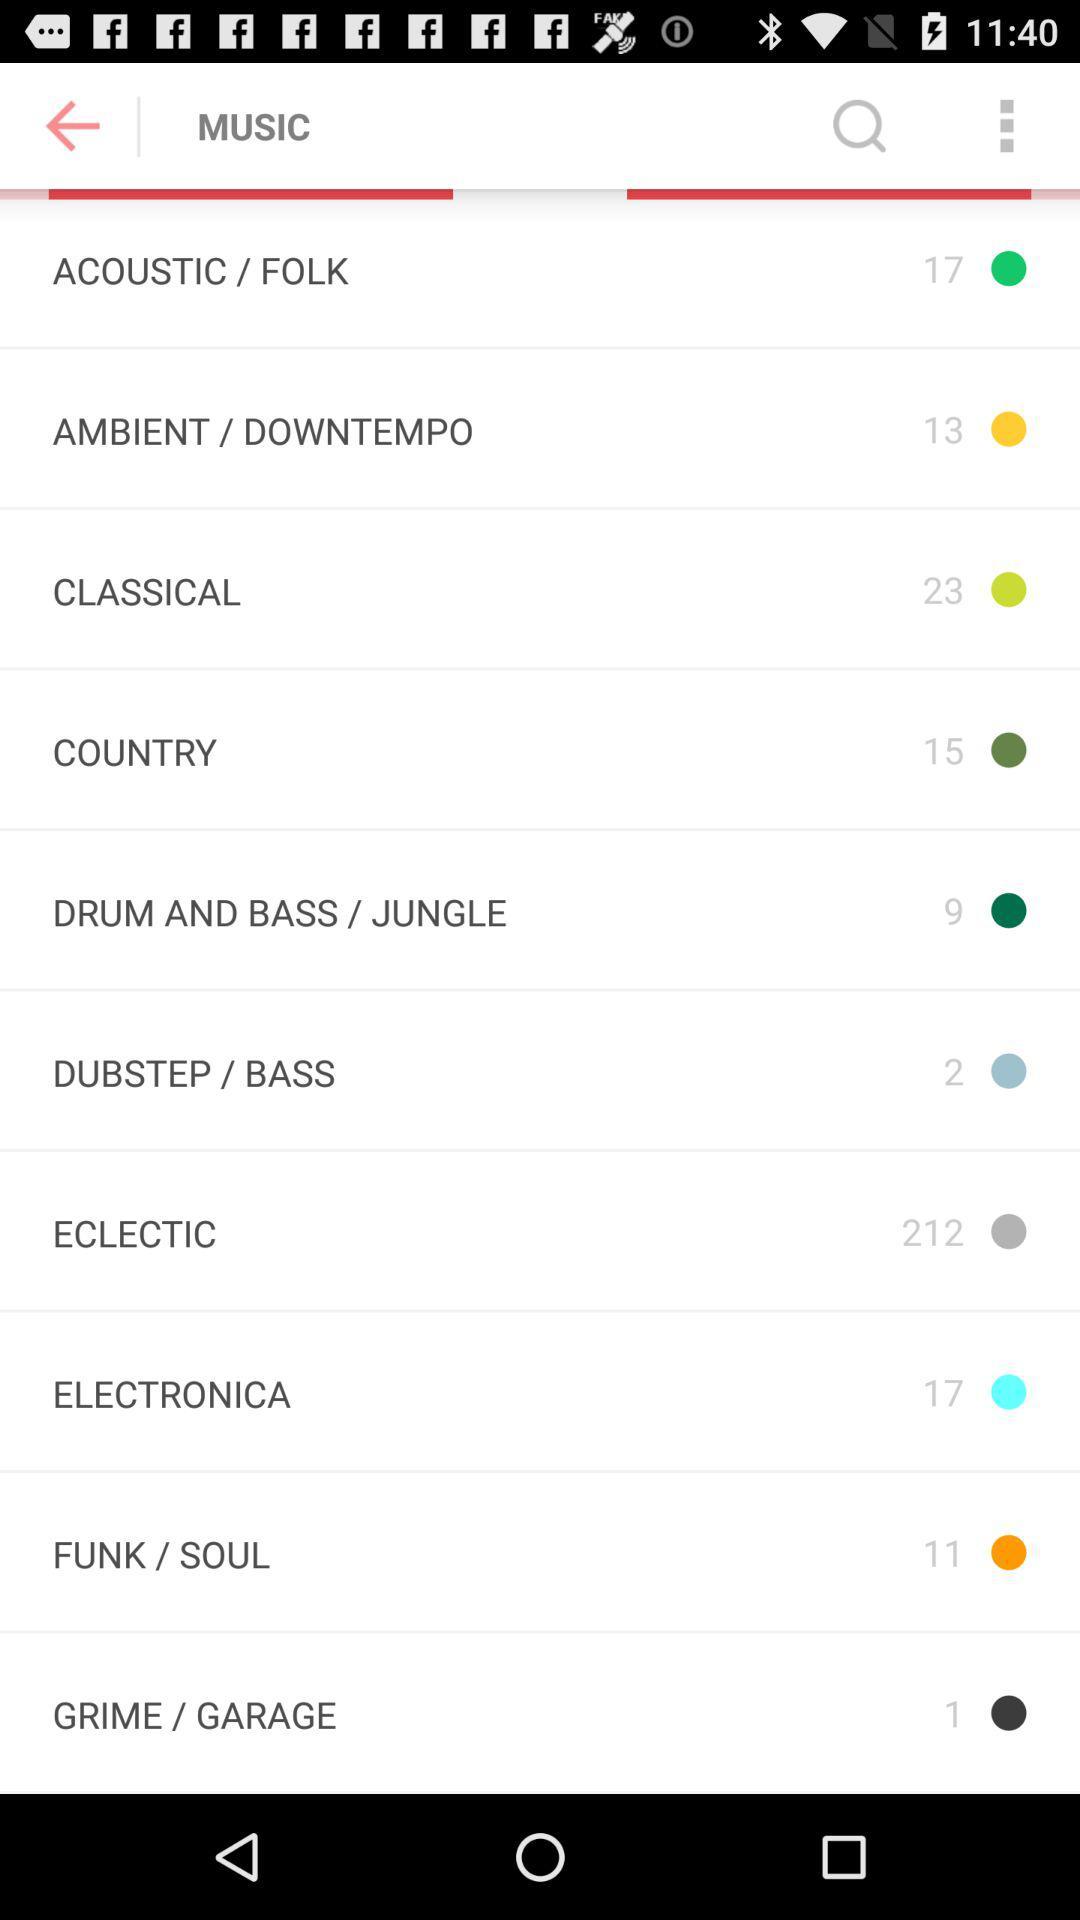 This screenshot has height=1920, width=1080. Describe the element at coordinates (134, 1229) in the screenshot. I see `the item next to the 212 icon` at that location.